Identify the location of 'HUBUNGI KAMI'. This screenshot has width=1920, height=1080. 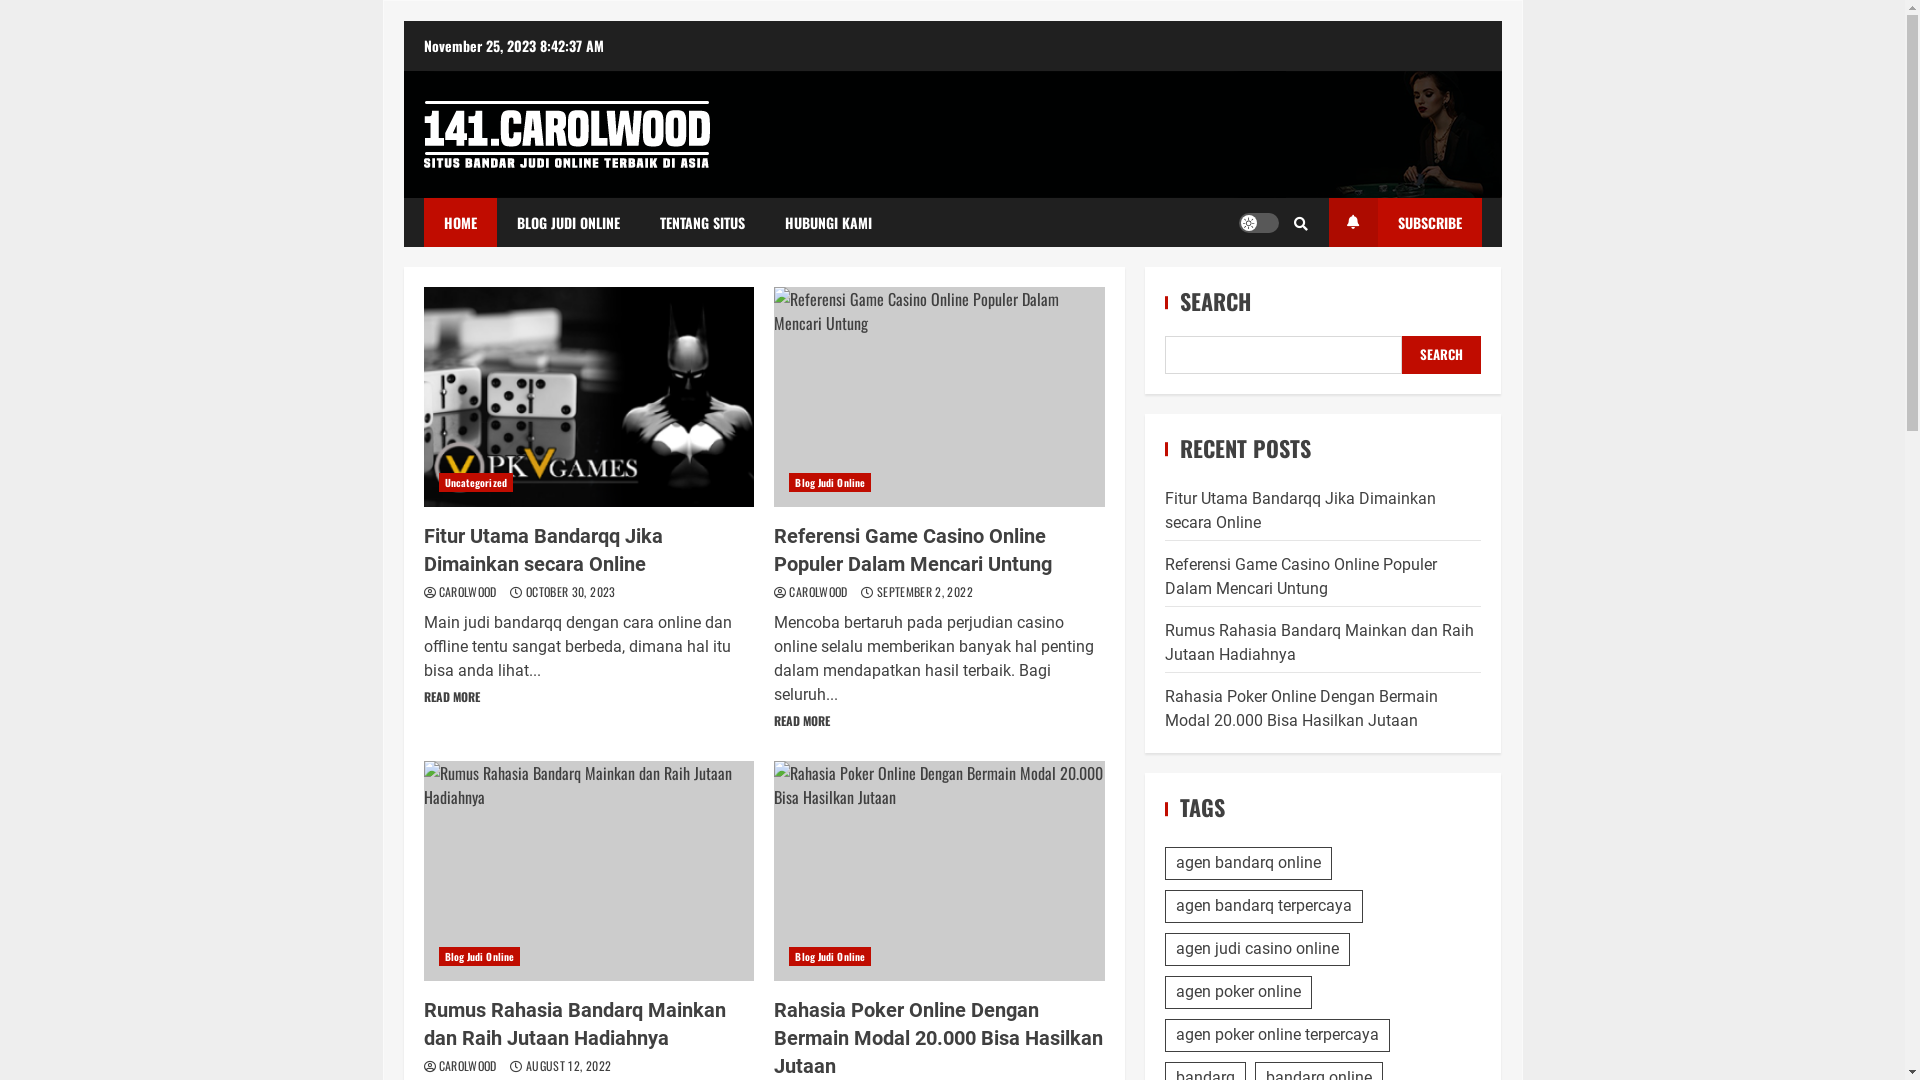
(762, 222).